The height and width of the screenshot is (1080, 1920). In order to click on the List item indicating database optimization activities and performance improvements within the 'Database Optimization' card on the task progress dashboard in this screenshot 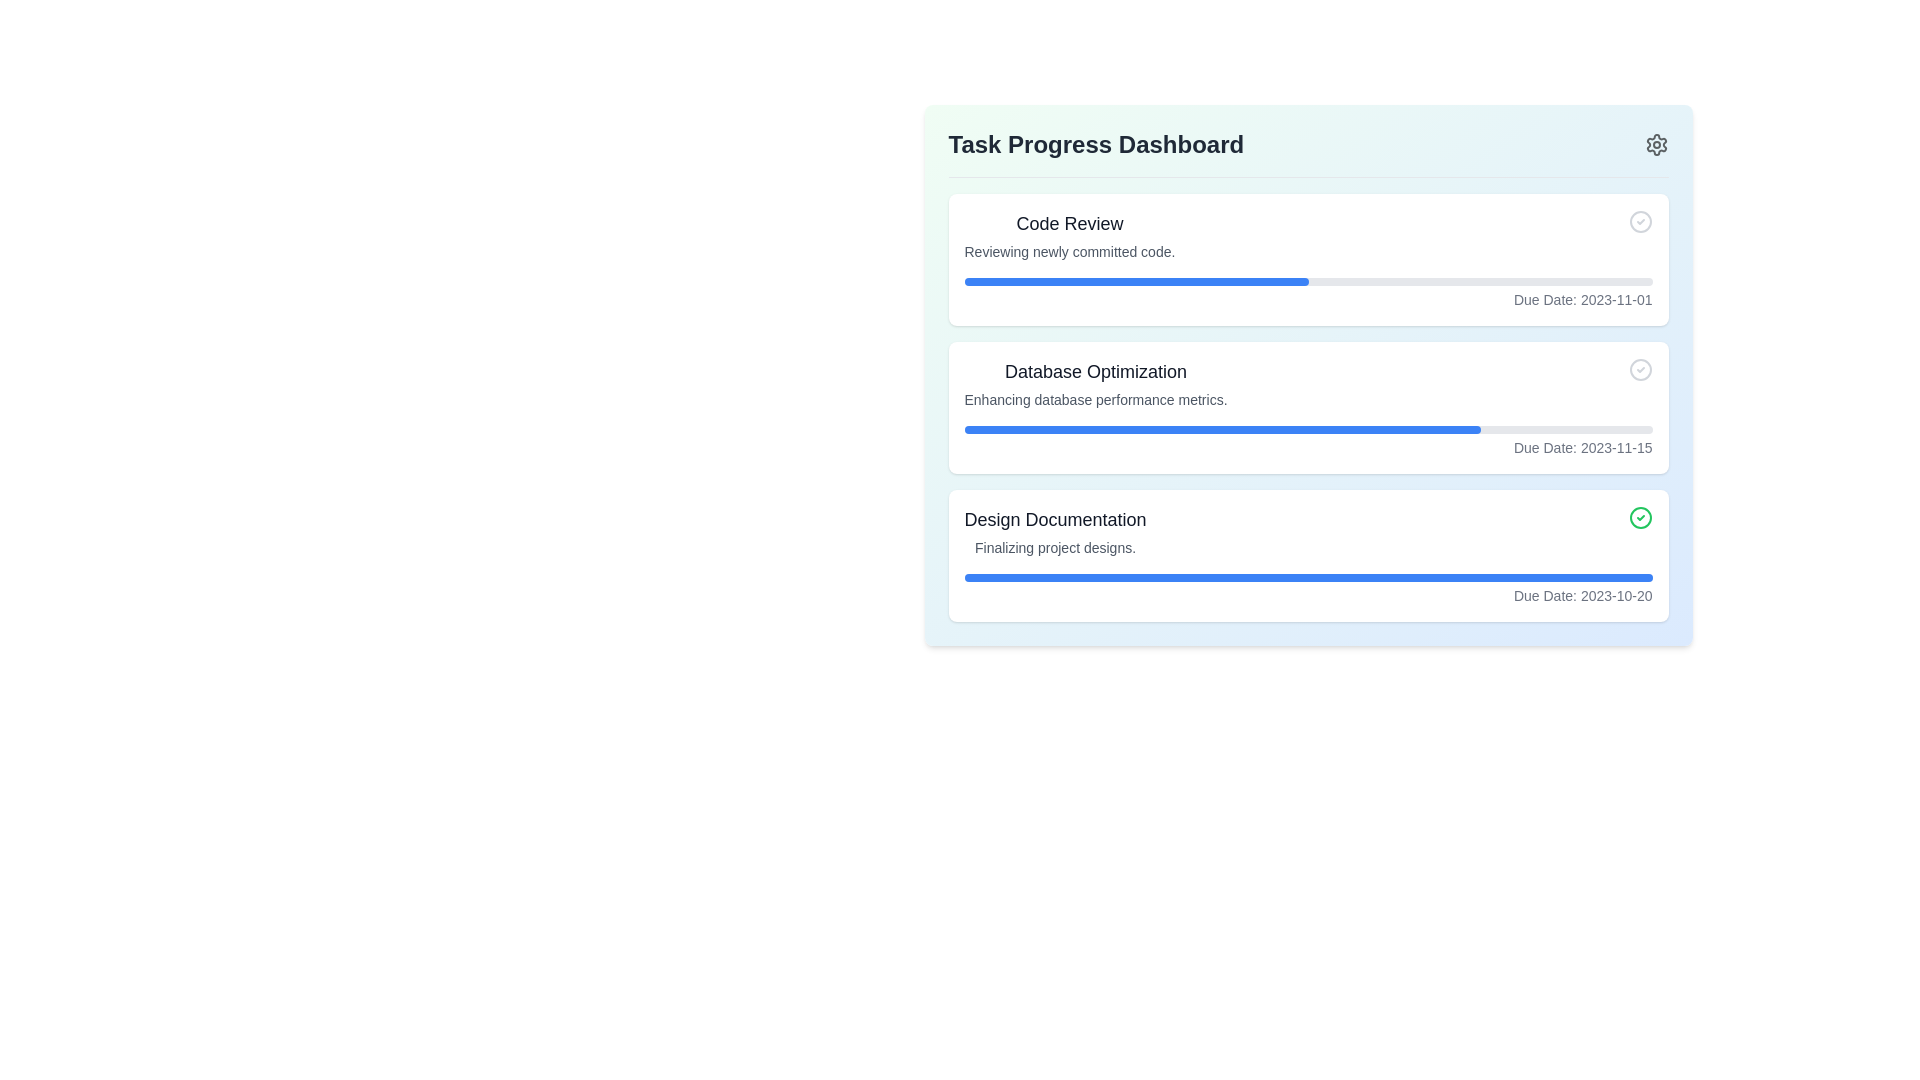, I will do `click(1308, 384)`.